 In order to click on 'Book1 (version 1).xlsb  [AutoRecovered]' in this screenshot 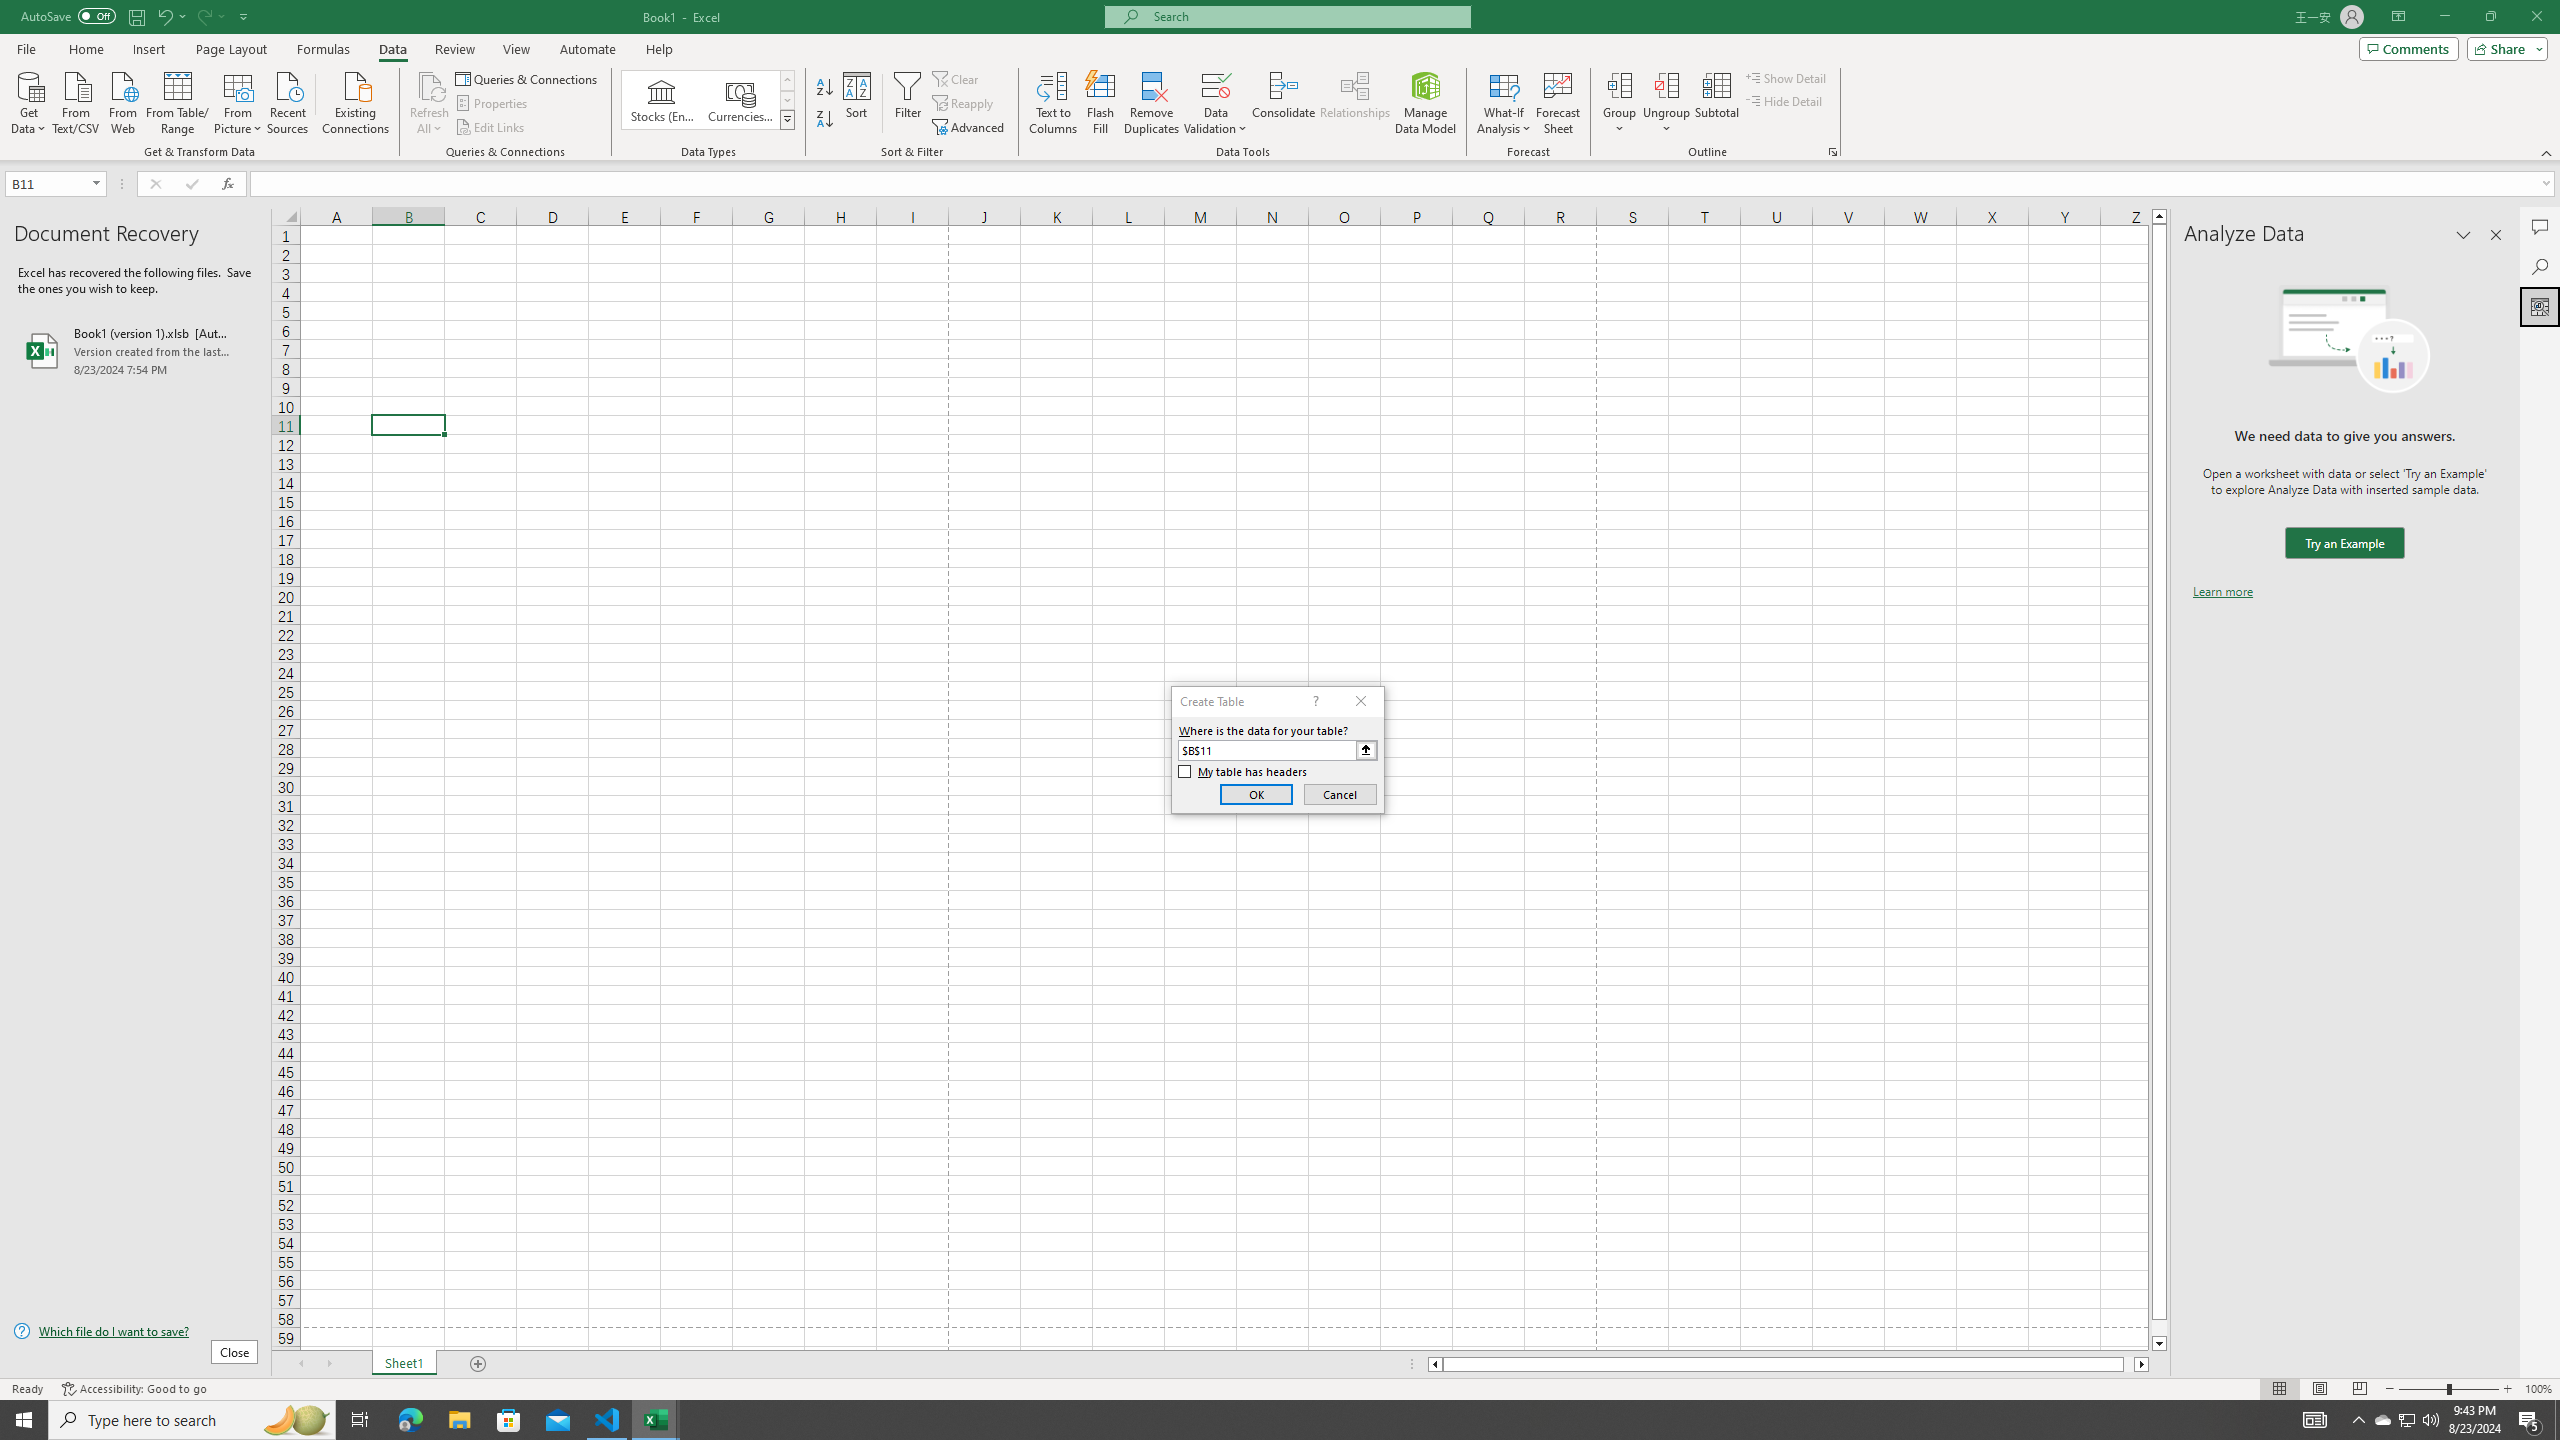, I will do `click(134, 349)`.